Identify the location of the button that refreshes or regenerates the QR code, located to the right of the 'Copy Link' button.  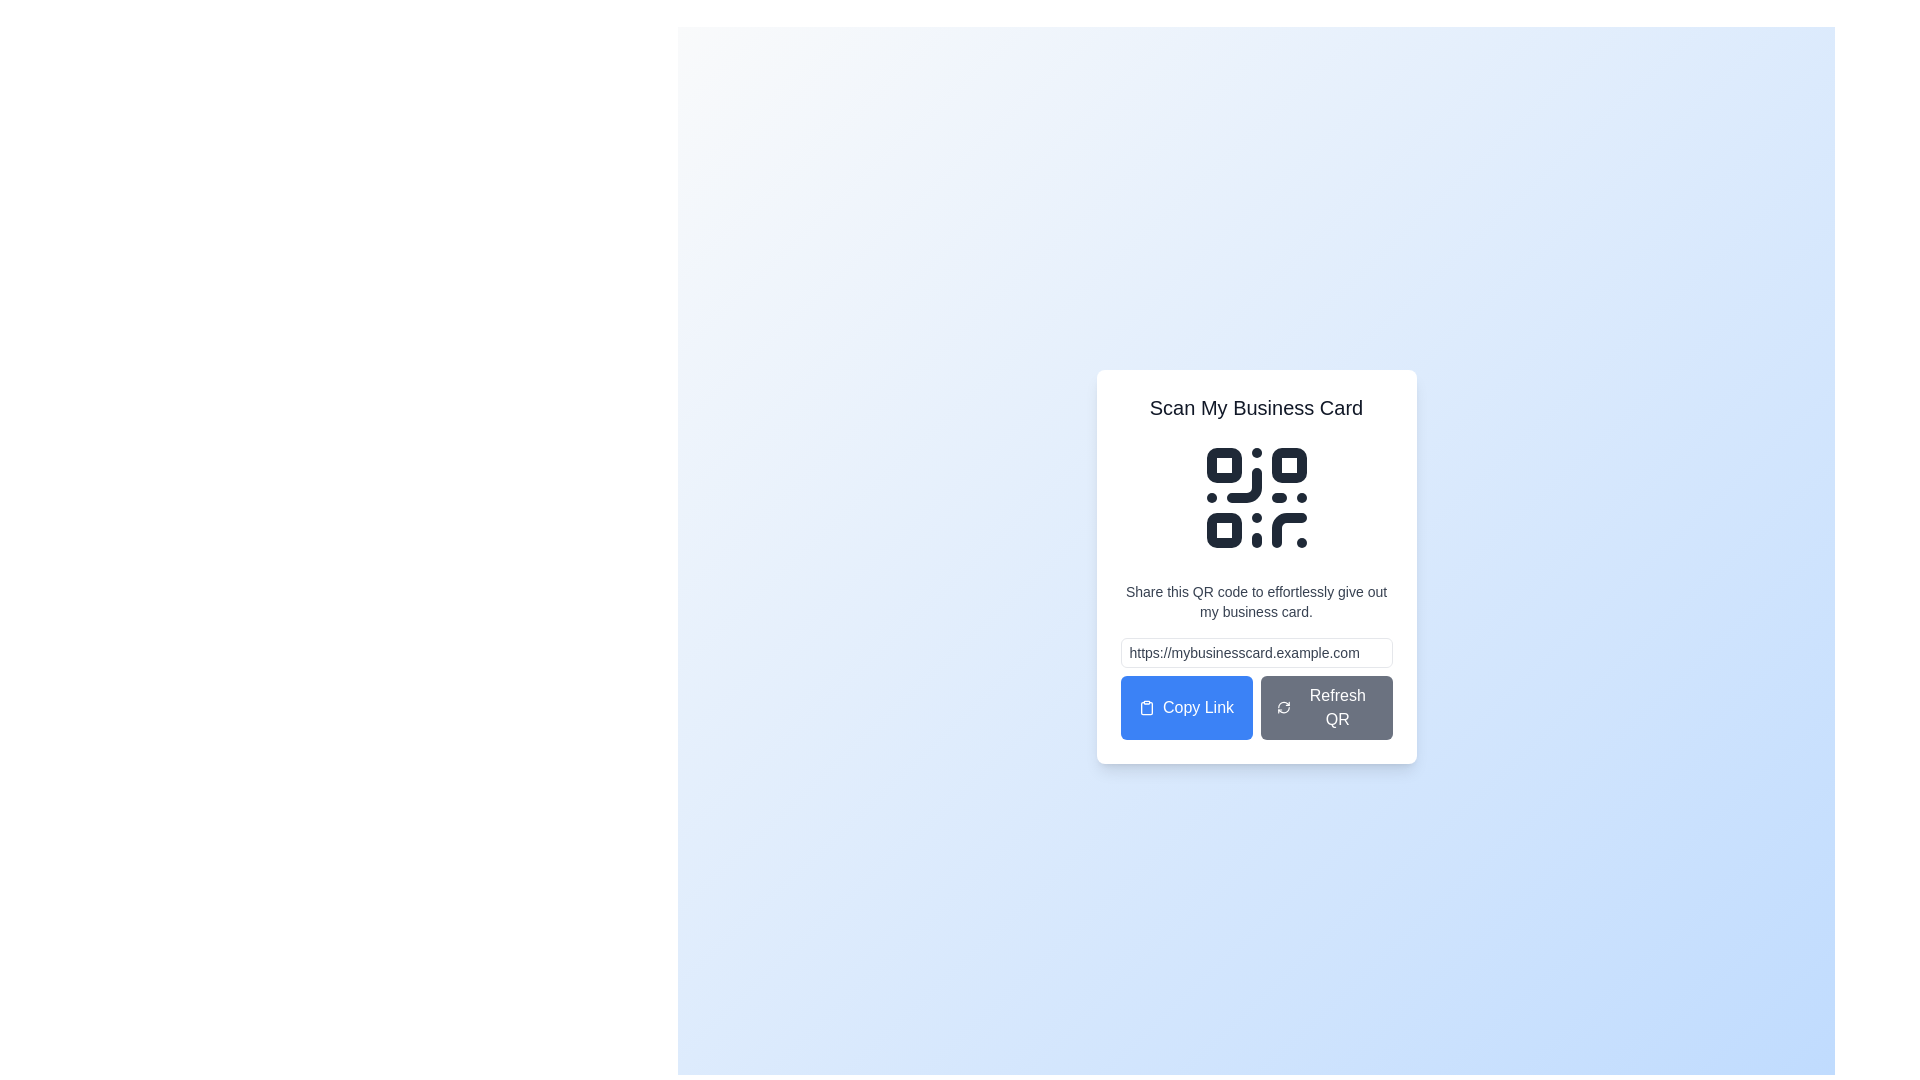
(1326, 707).